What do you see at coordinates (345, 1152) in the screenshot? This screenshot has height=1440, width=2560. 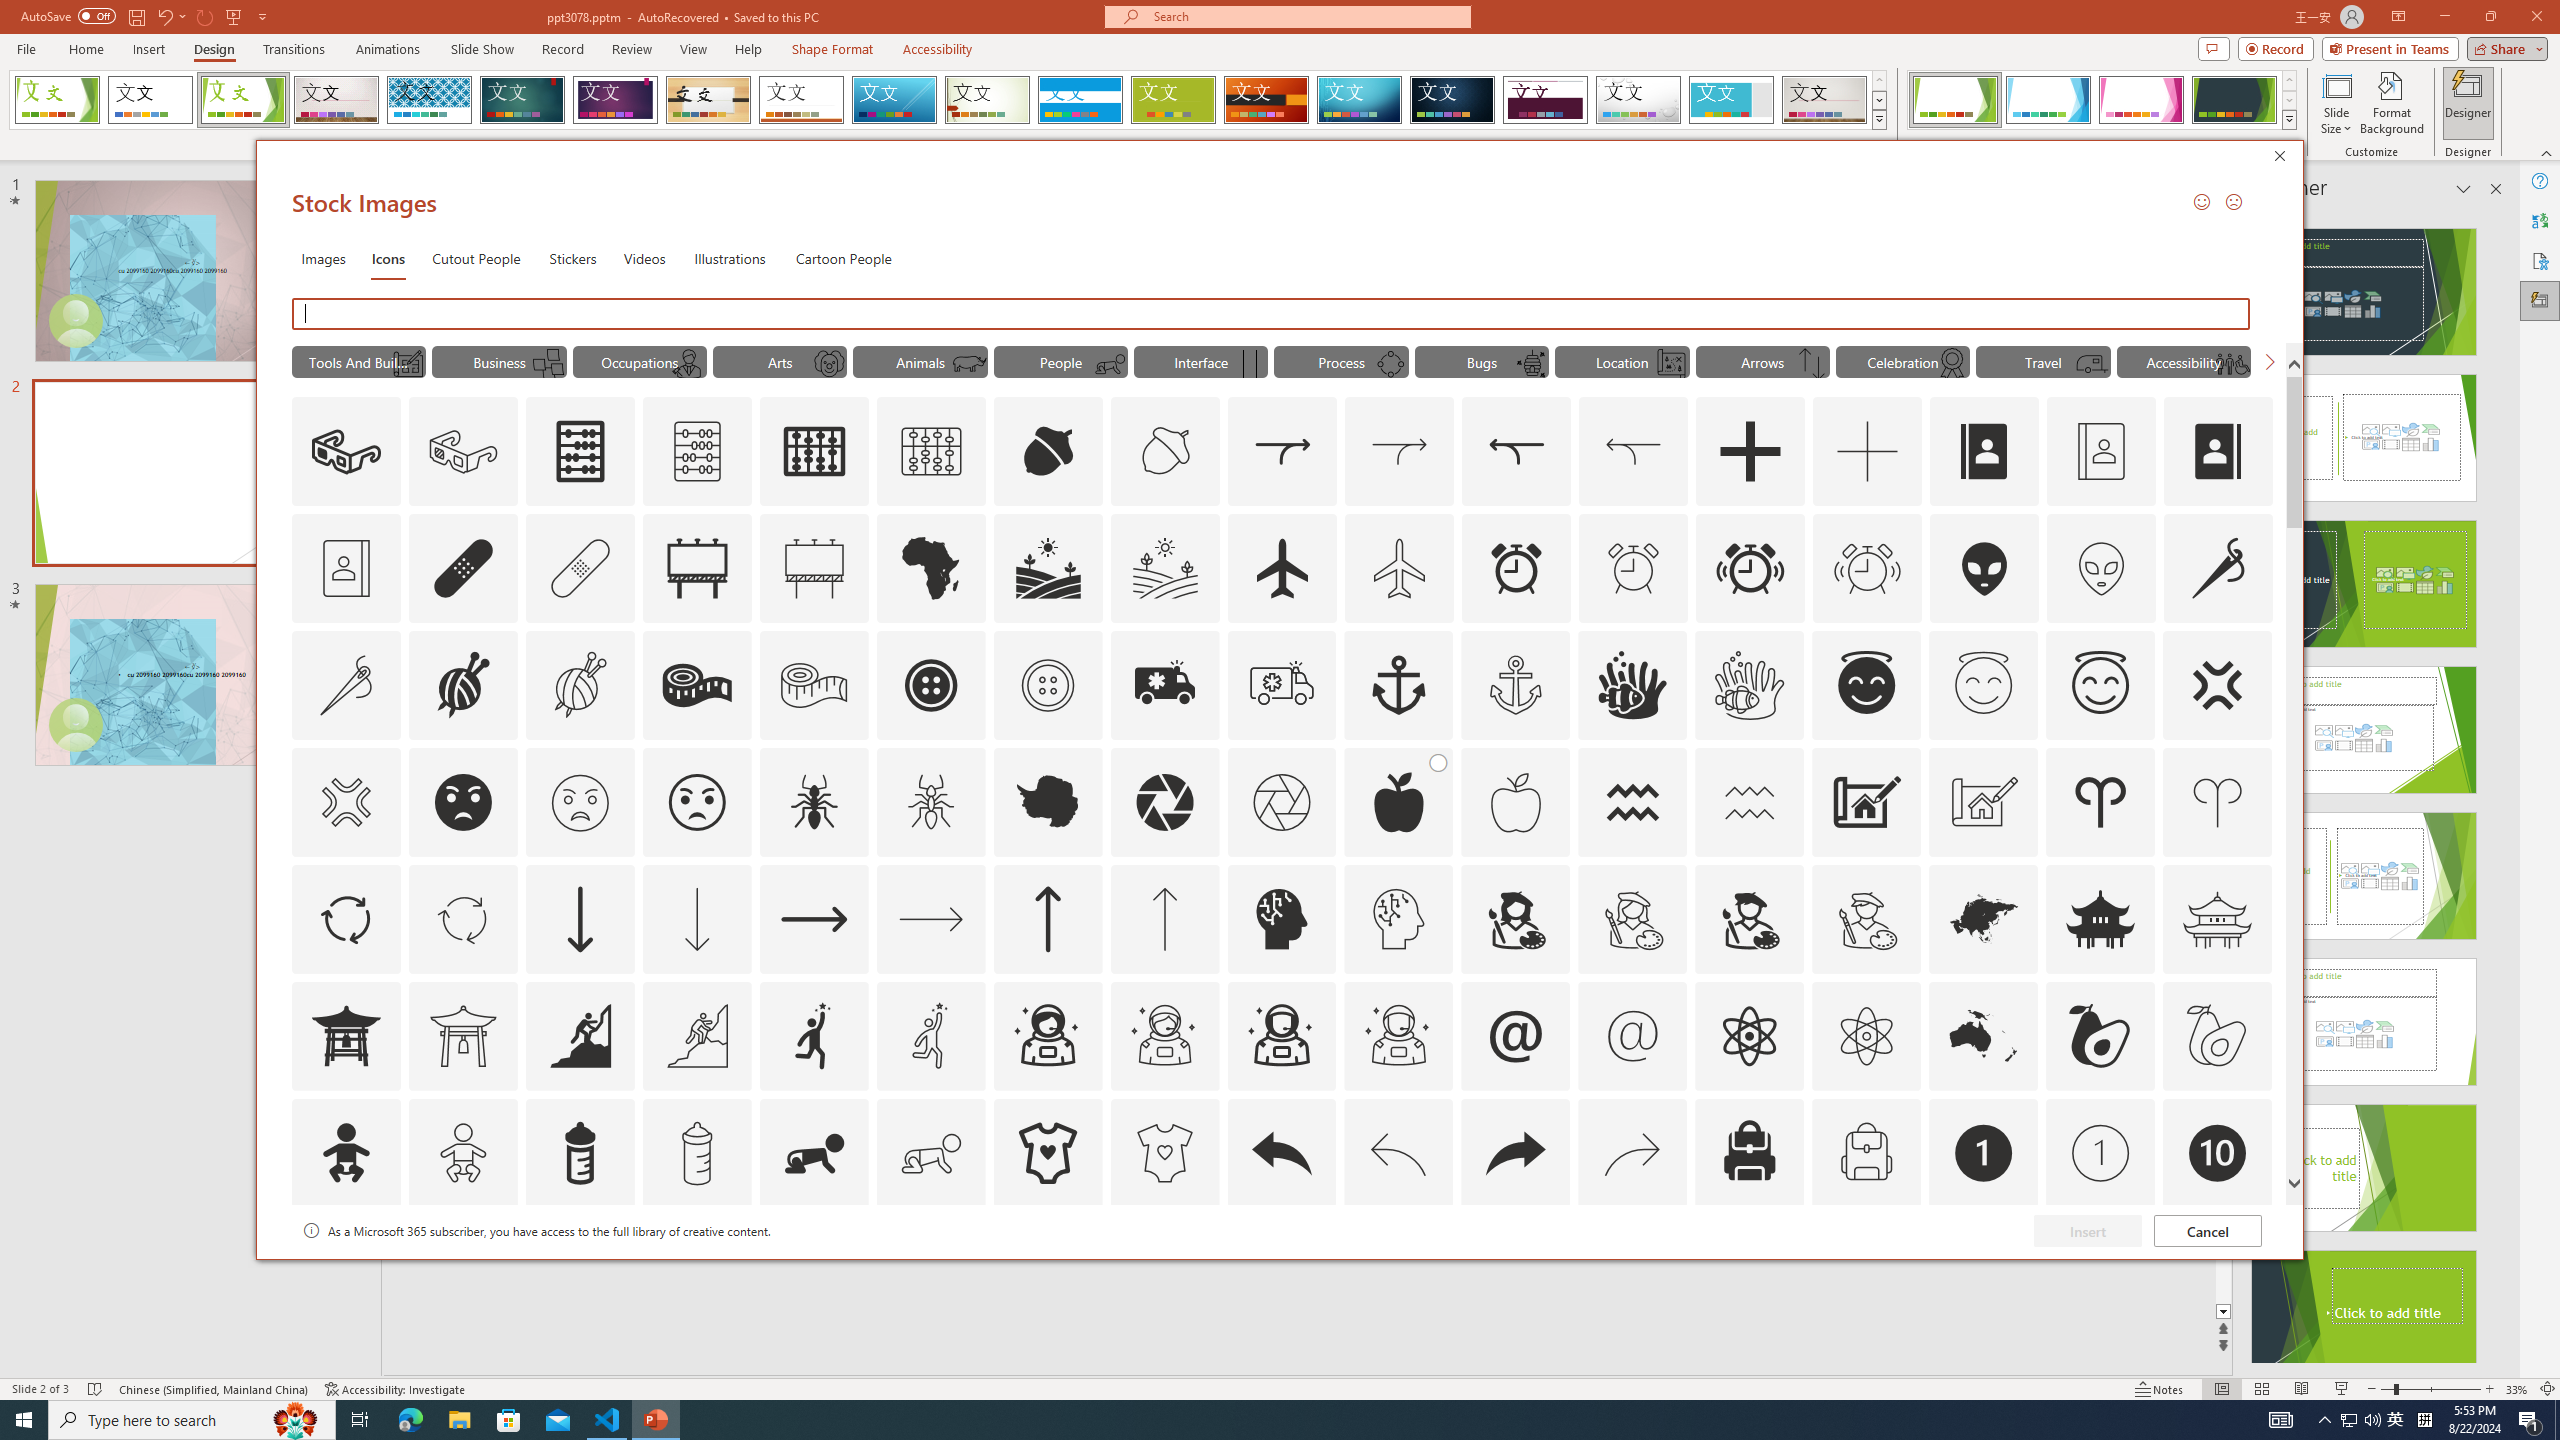 I see `'AutomationID: Icons_Baby'` at bounding box center [345, 1152].